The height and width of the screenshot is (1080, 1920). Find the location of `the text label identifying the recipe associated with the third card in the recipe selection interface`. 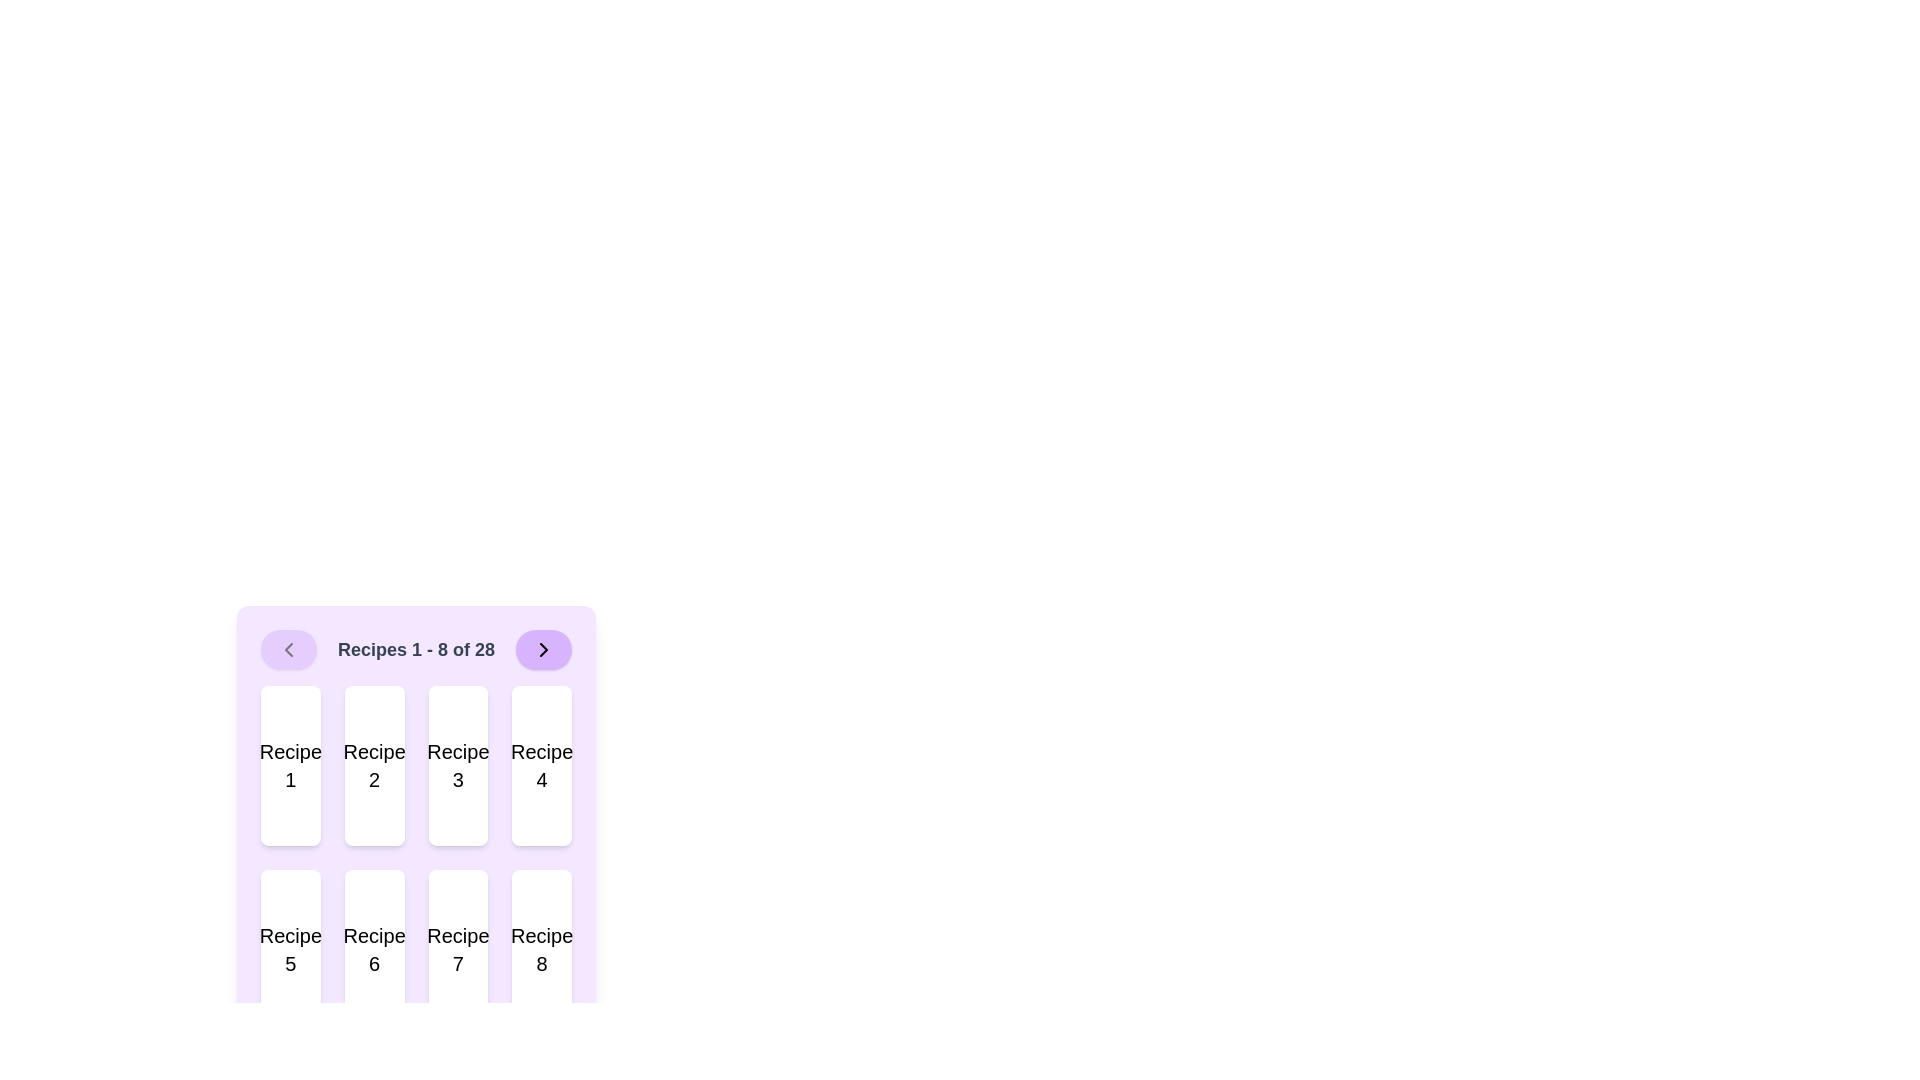

the text label identifying the recipe associated with the third card in the recipe selection interface is located at coordinates (457, 765).